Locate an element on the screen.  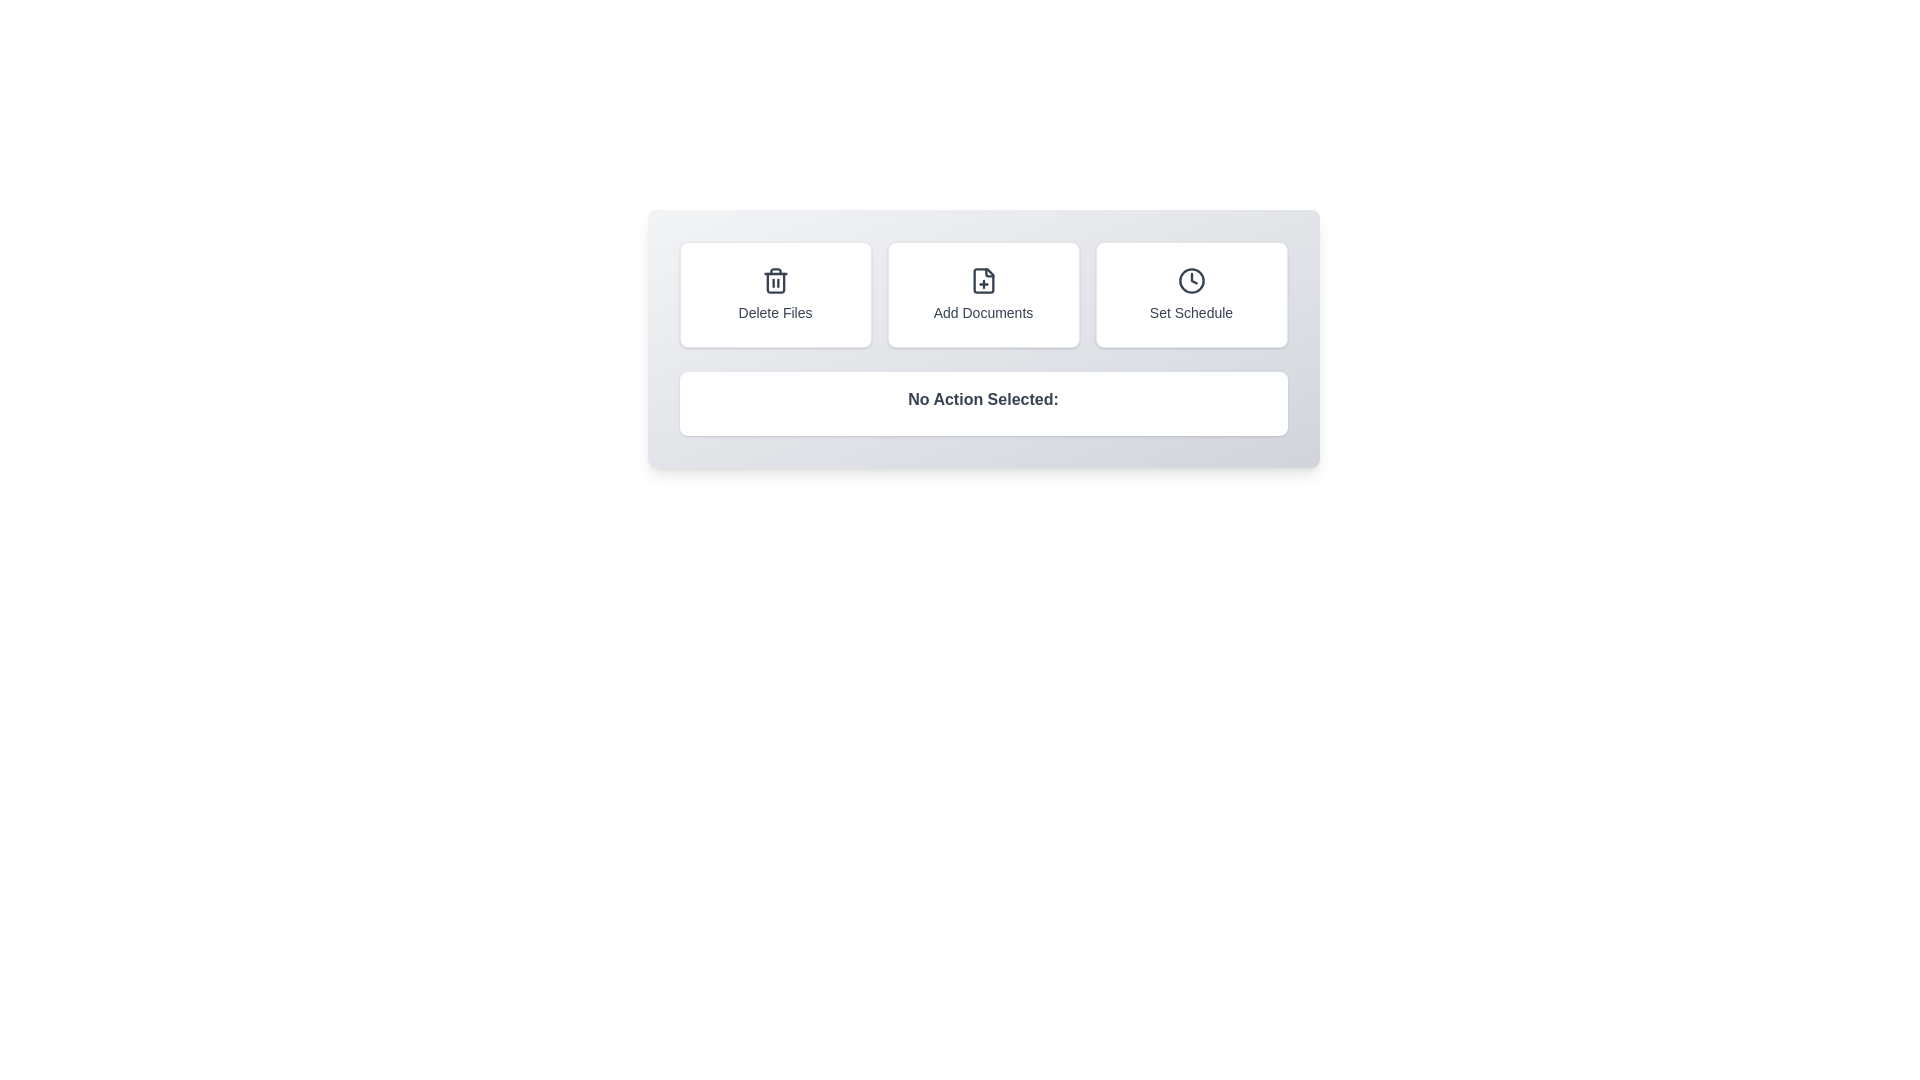
the Static Text Label that reads 'Set Schedule', which is the third button in a group of similarly styled buttons, positioned between the 'Add Documents' button and an empty space is located at coordinates (1191, 312).